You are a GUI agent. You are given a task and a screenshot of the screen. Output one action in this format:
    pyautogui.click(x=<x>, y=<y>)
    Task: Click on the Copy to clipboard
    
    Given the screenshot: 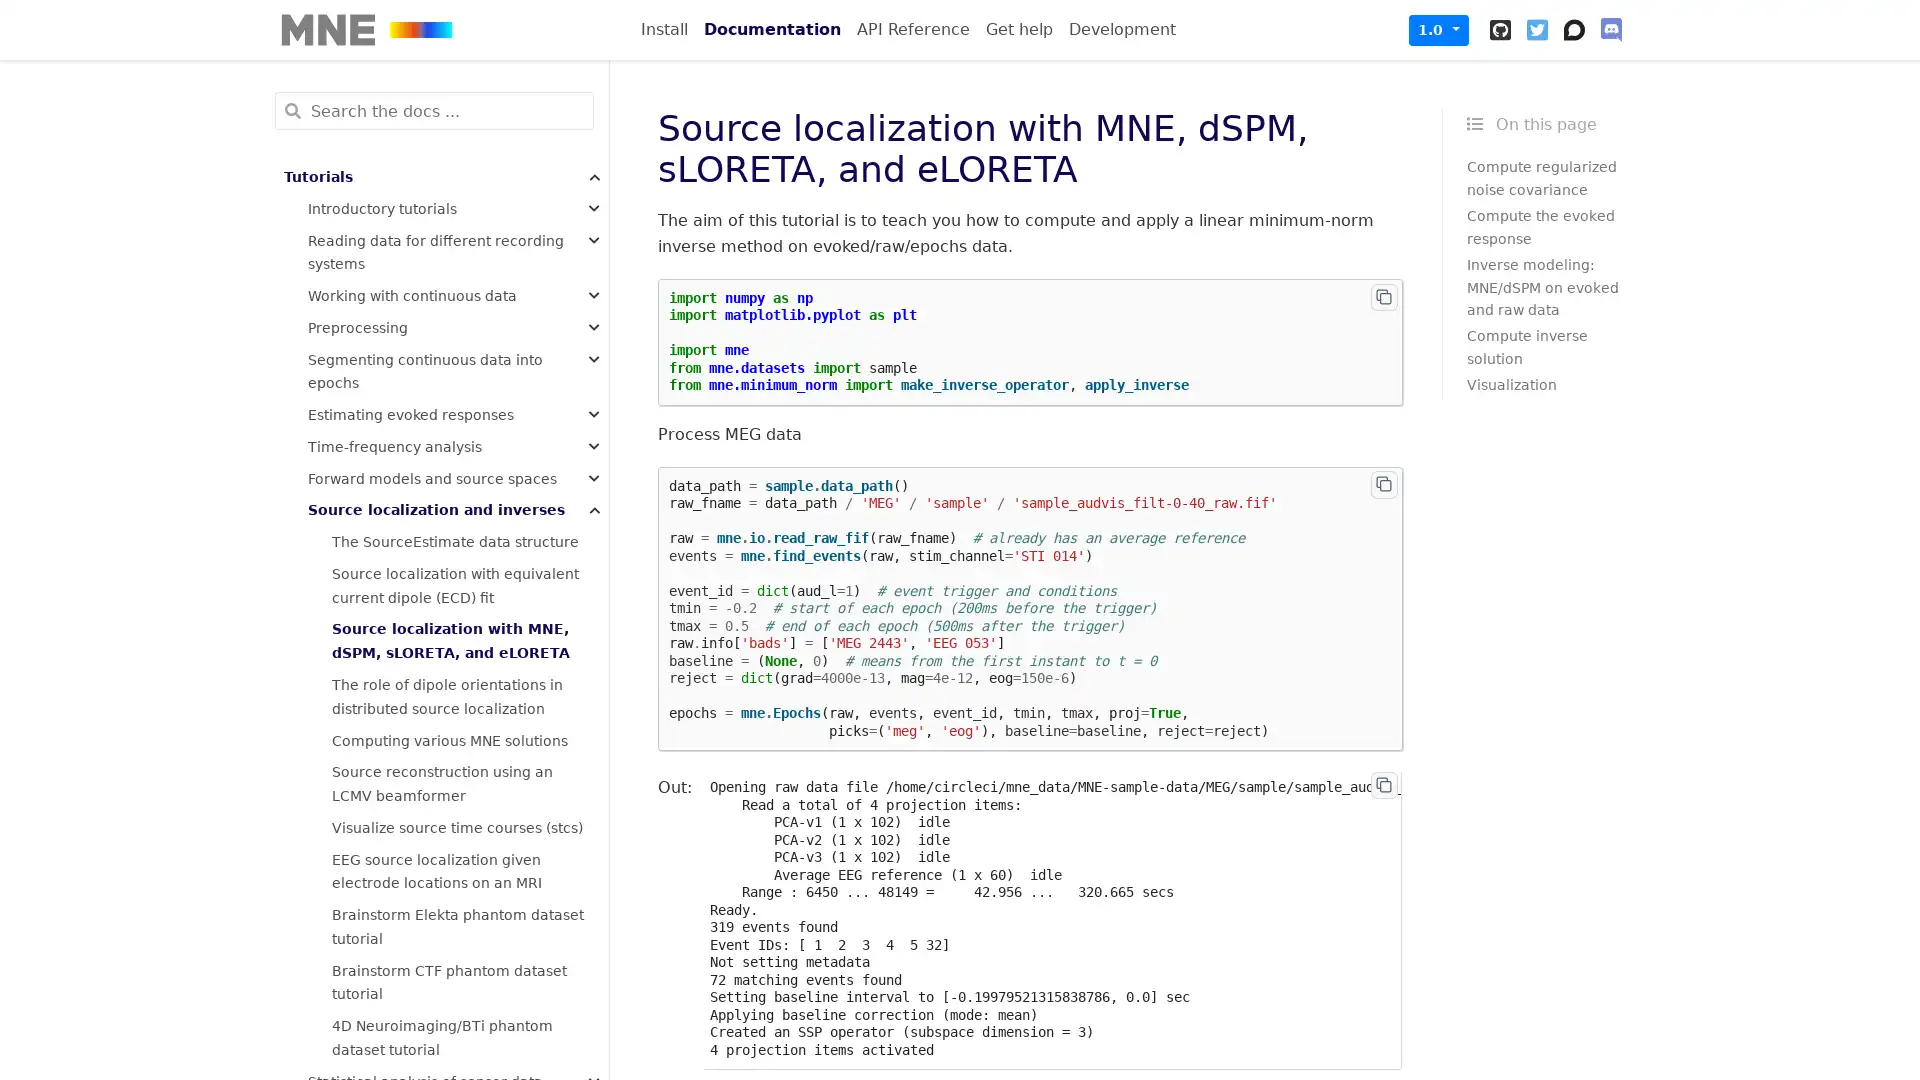 What is the action you would take?
    pyautogui.click(x=1382, y=784)
    